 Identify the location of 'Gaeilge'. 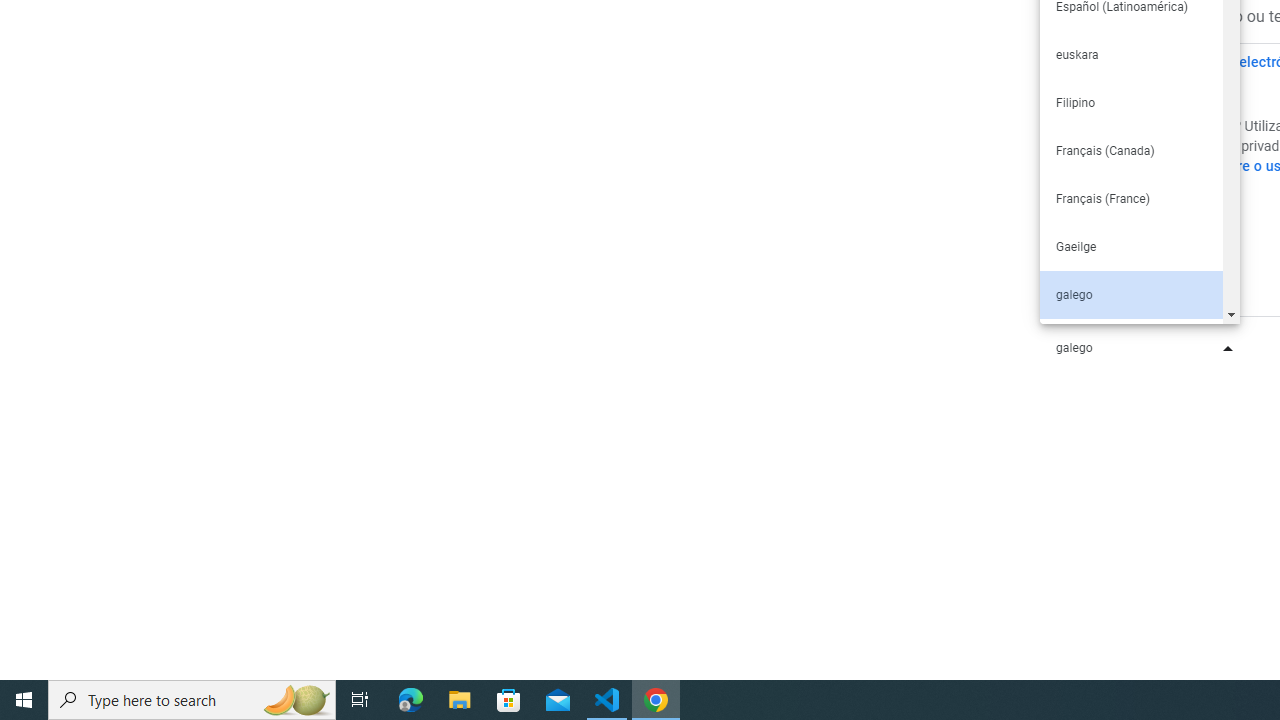
(1130, 245).